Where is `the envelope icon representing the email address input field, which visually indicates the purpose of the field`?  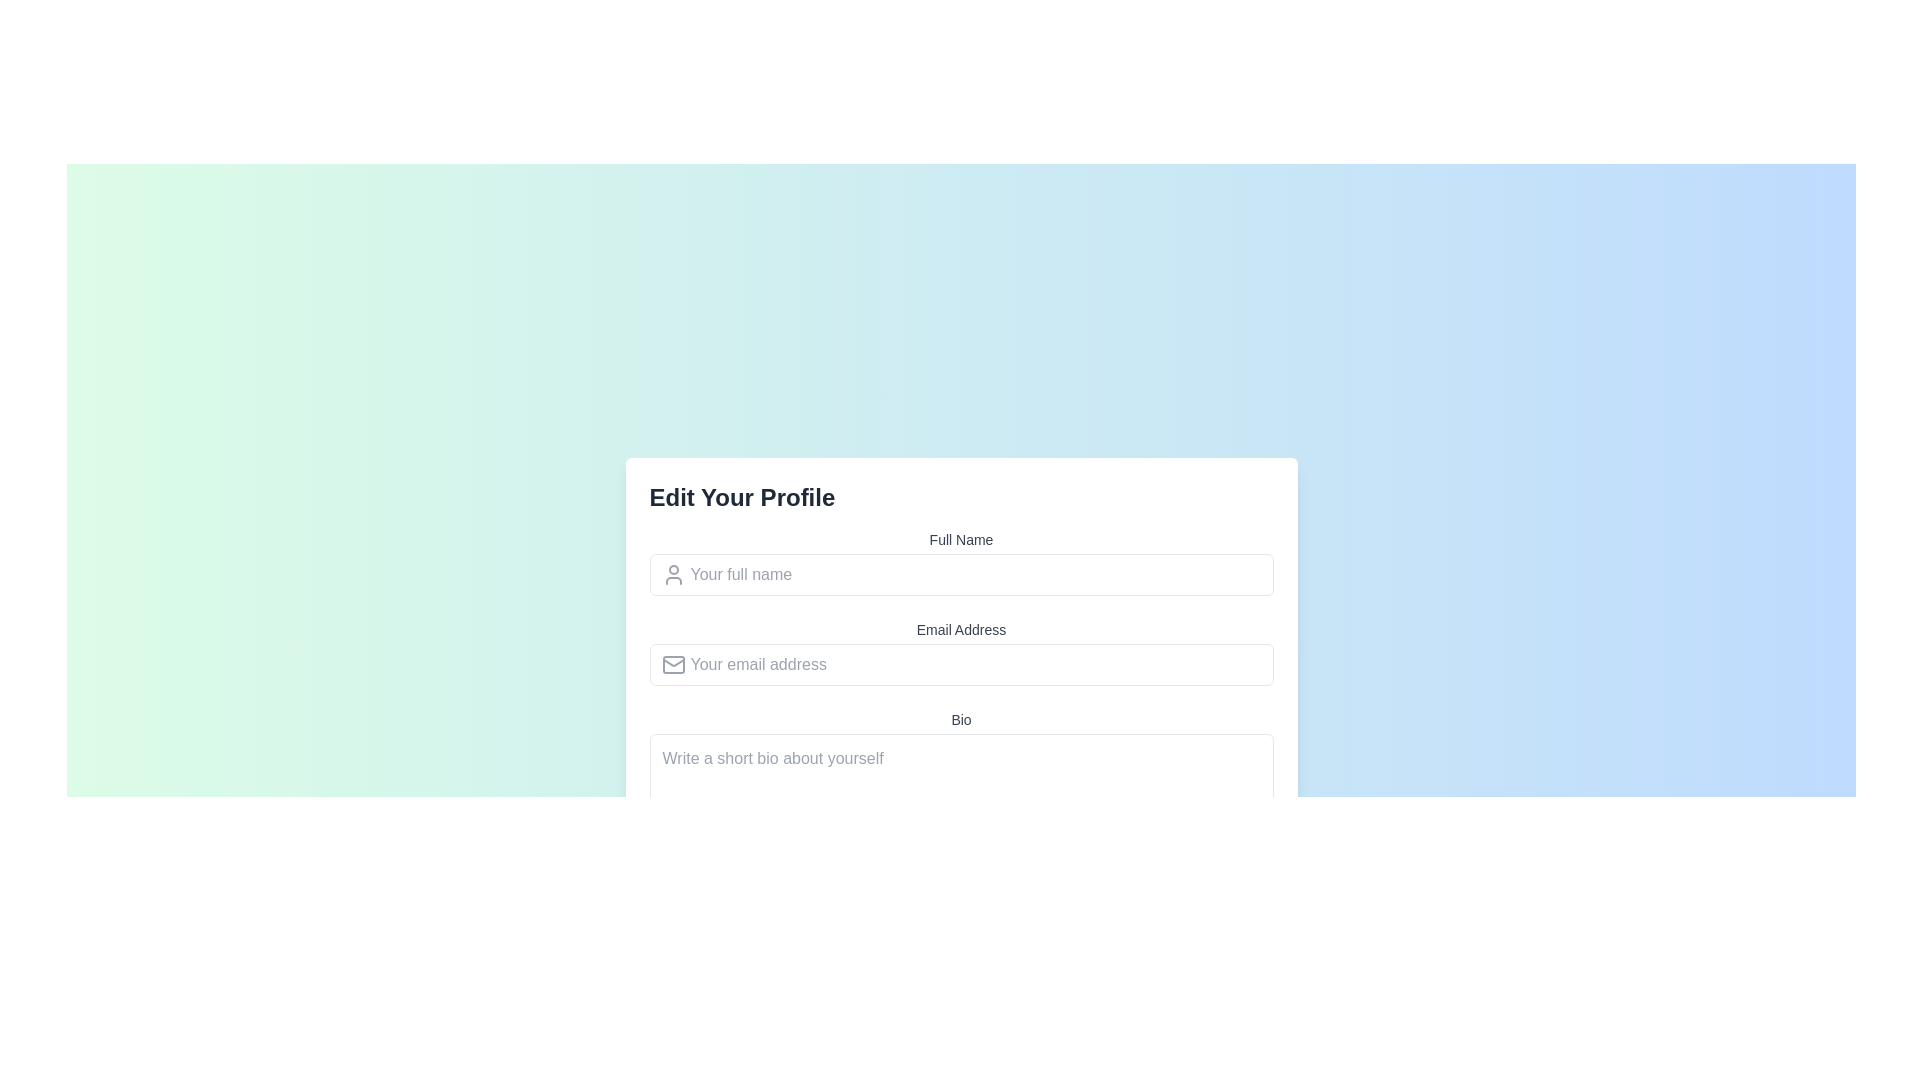 the envelope icon representing the email address input field, which visually indicates the purpose of the field is located at coordinates (673, 664).